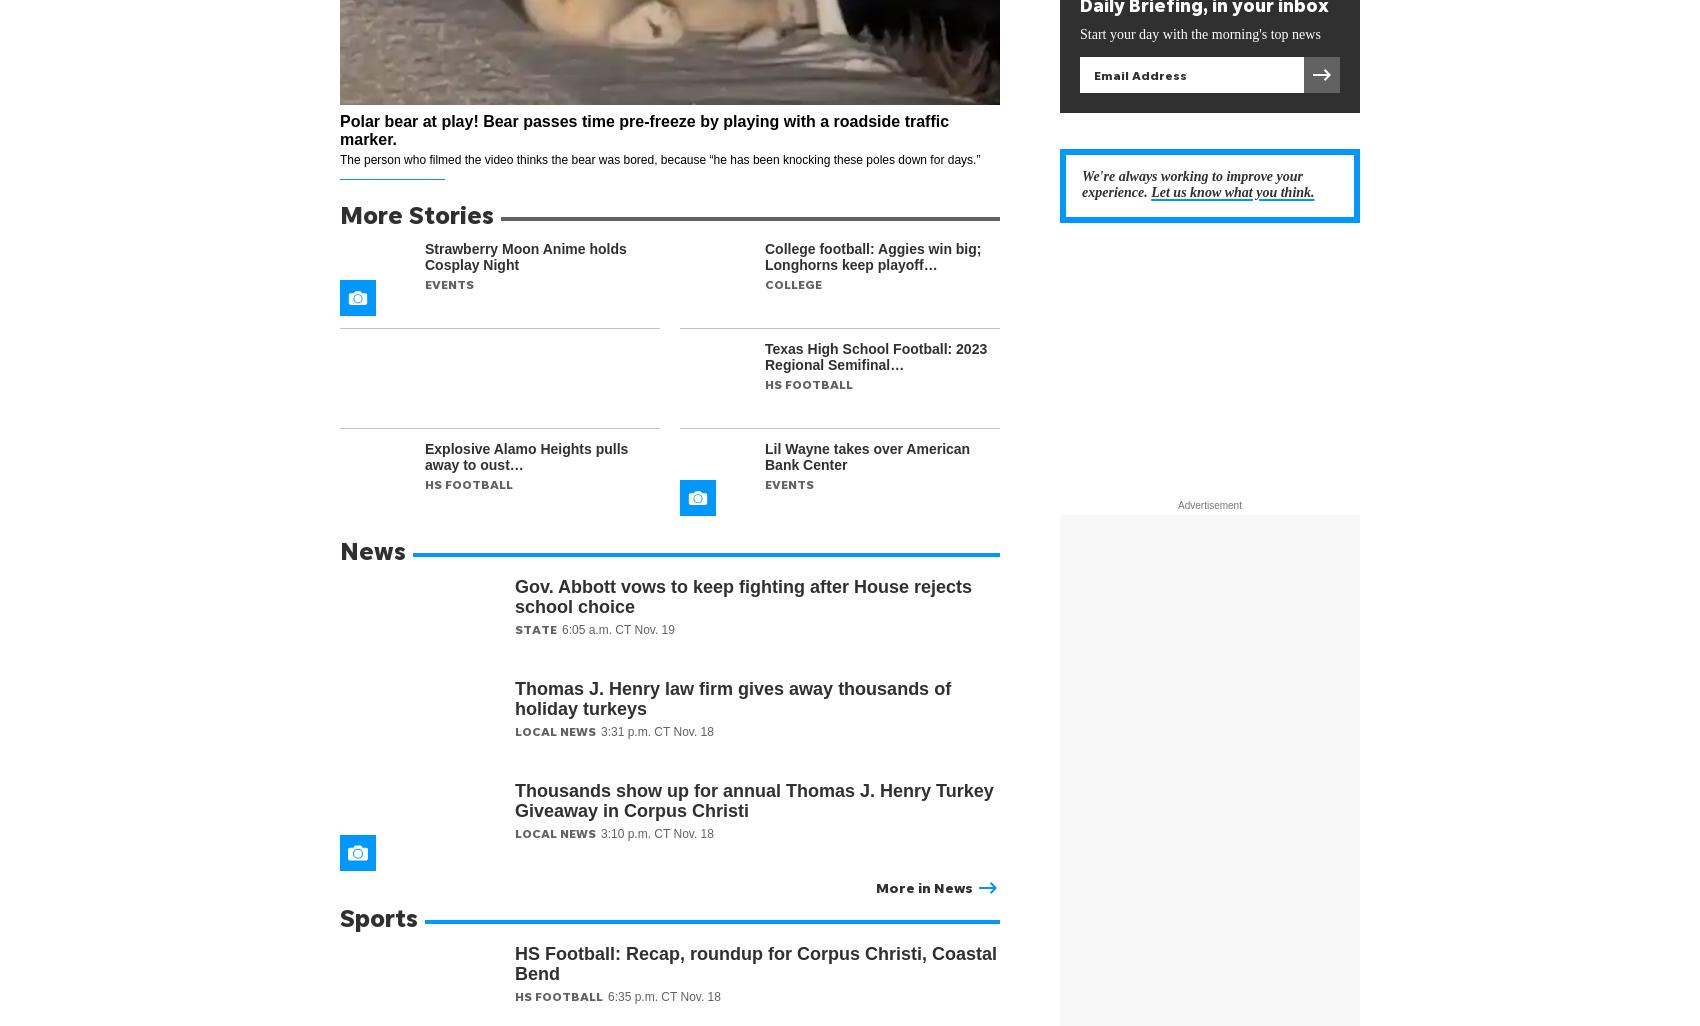  I want to click on 'Thomas J. Henry law firm gives away thousands of holiday turkeys', so click(733, 698).